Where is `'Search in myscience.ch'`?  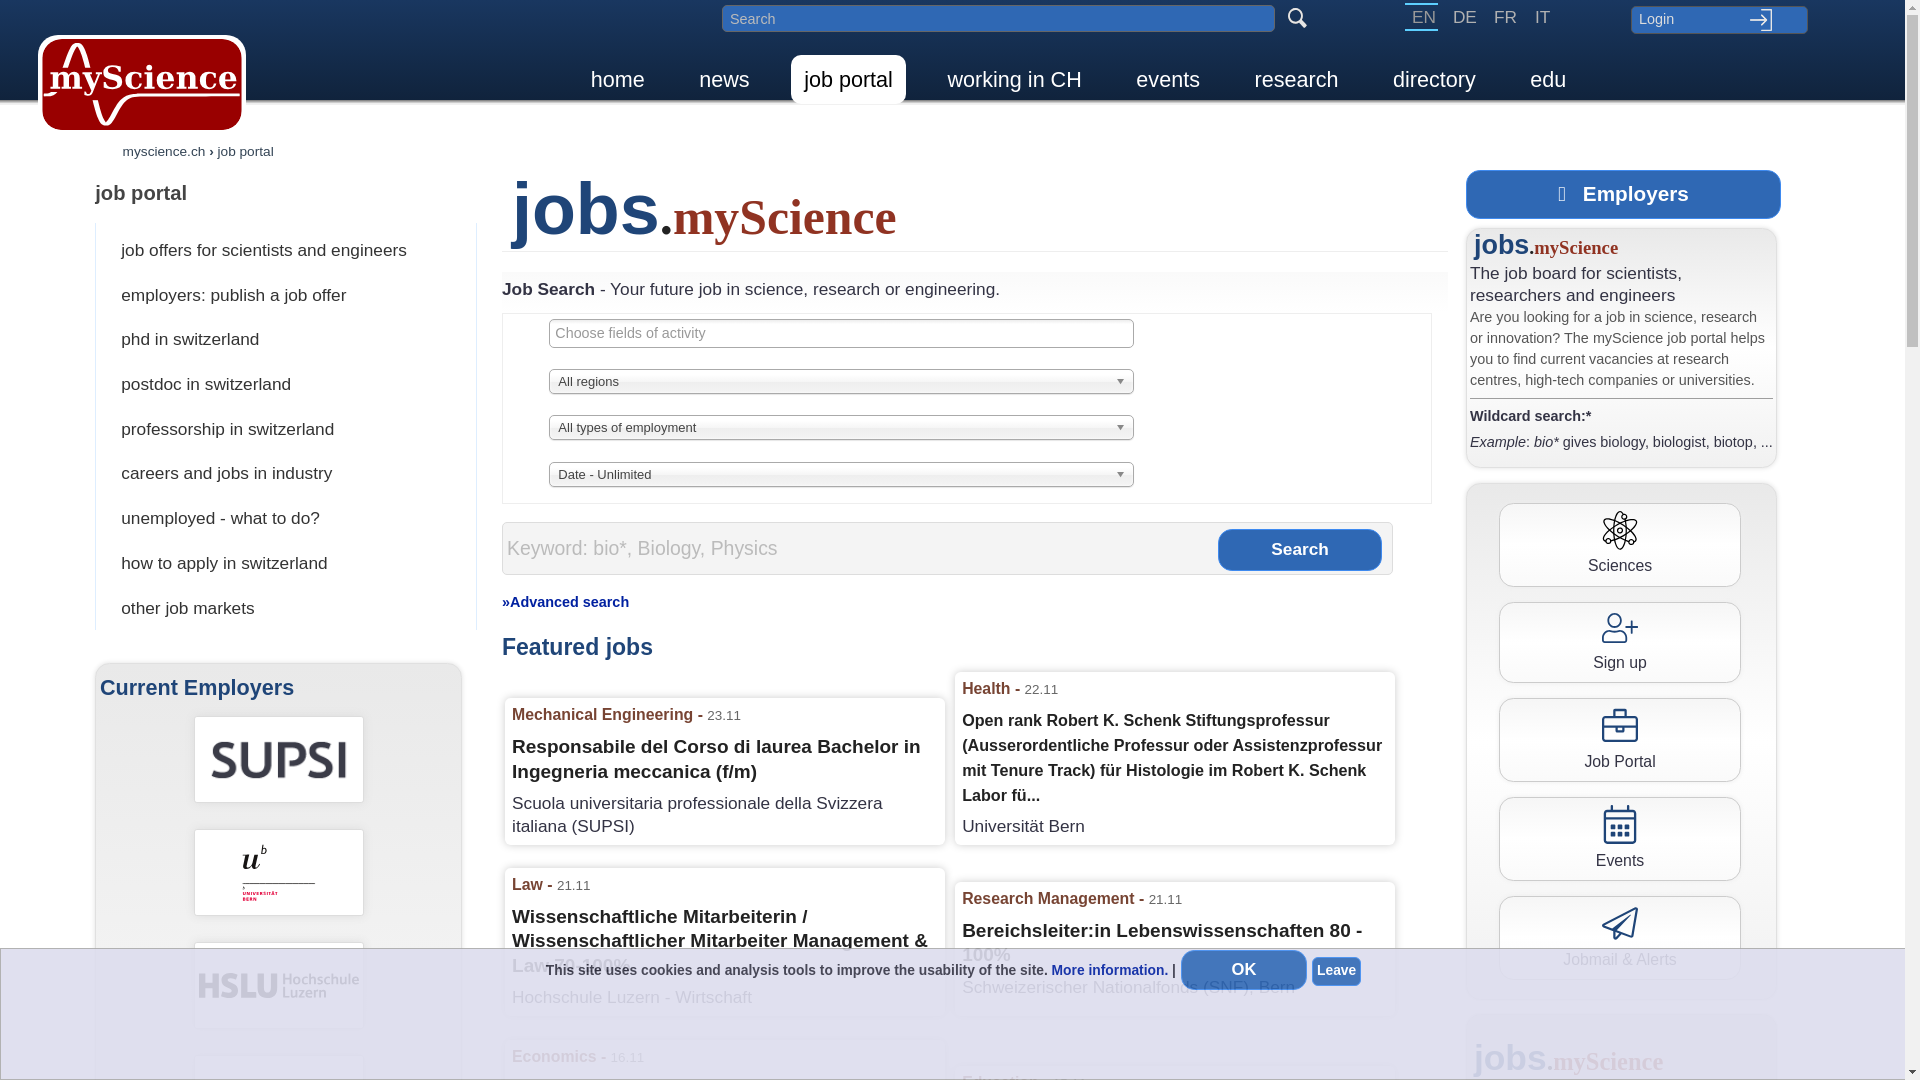
'Search in myscience.ch' is located at coordinates (998, 18).